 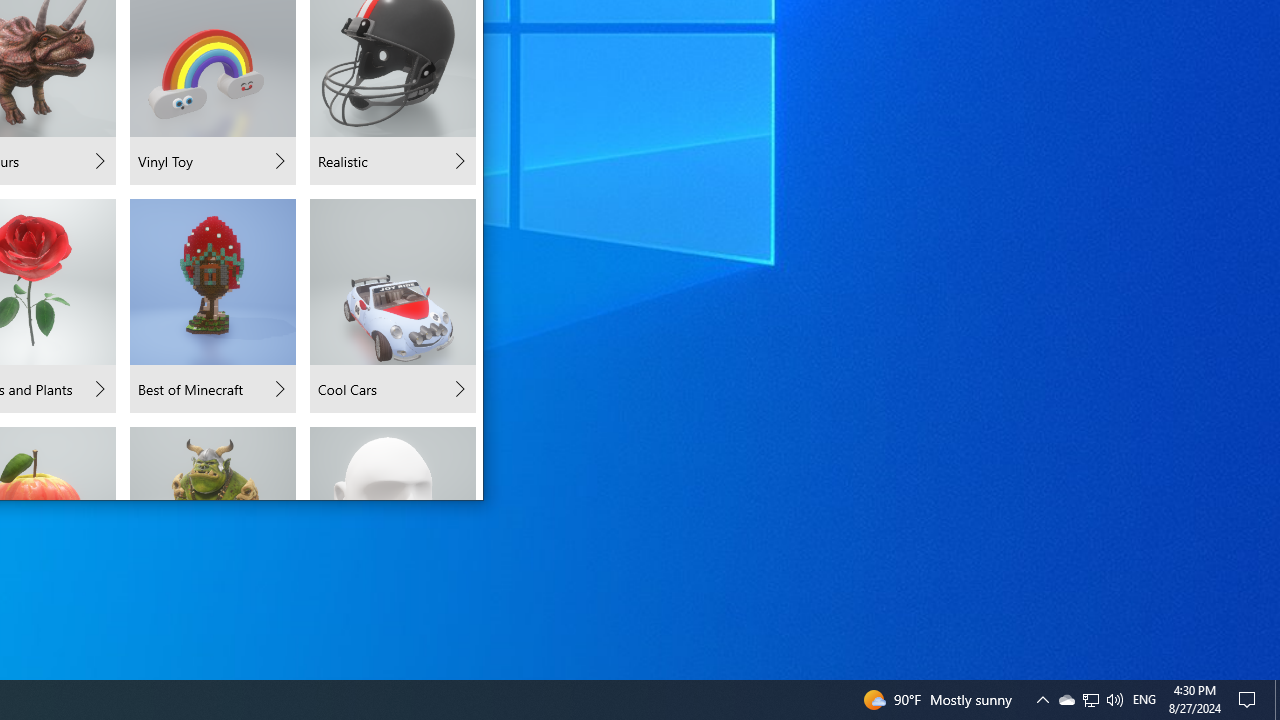 What do you see at coordinates (213, 306) in the screenshot?
I see `'Best of Minecraft'` at bounding box center [213, 306].